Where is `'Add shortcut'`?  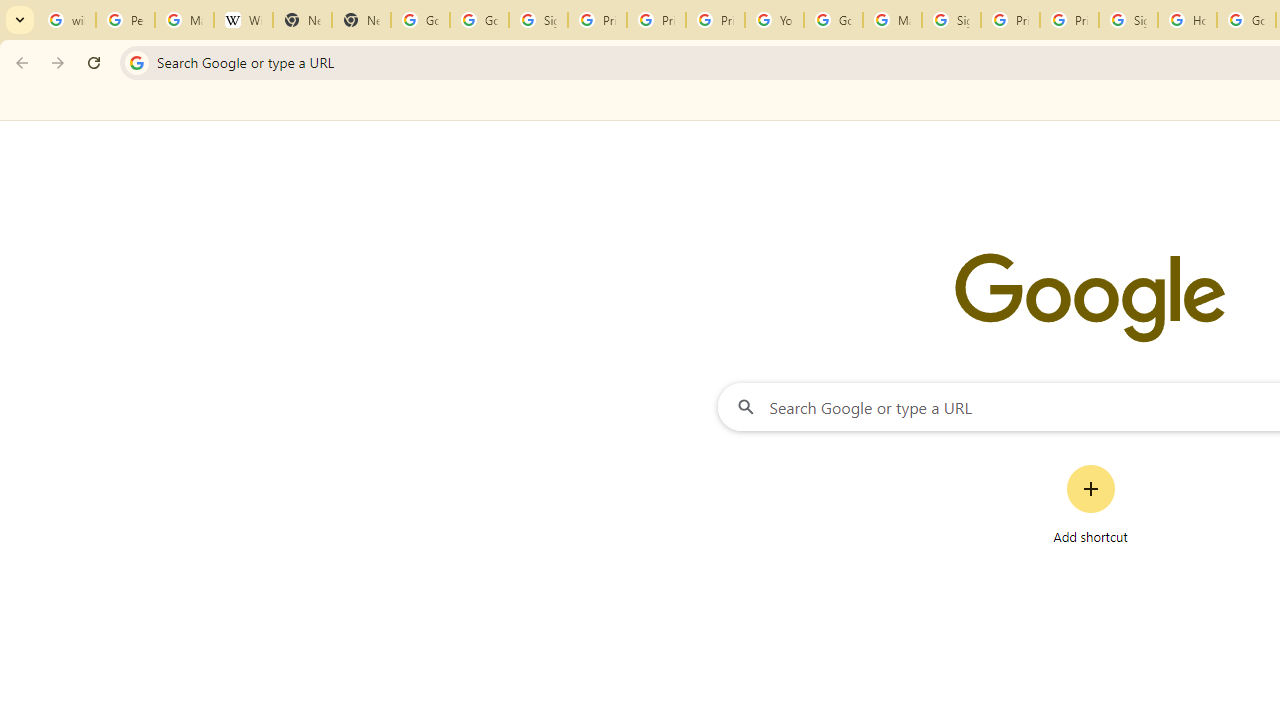 'Add shortcut' is located at coordinates (1089, 504).